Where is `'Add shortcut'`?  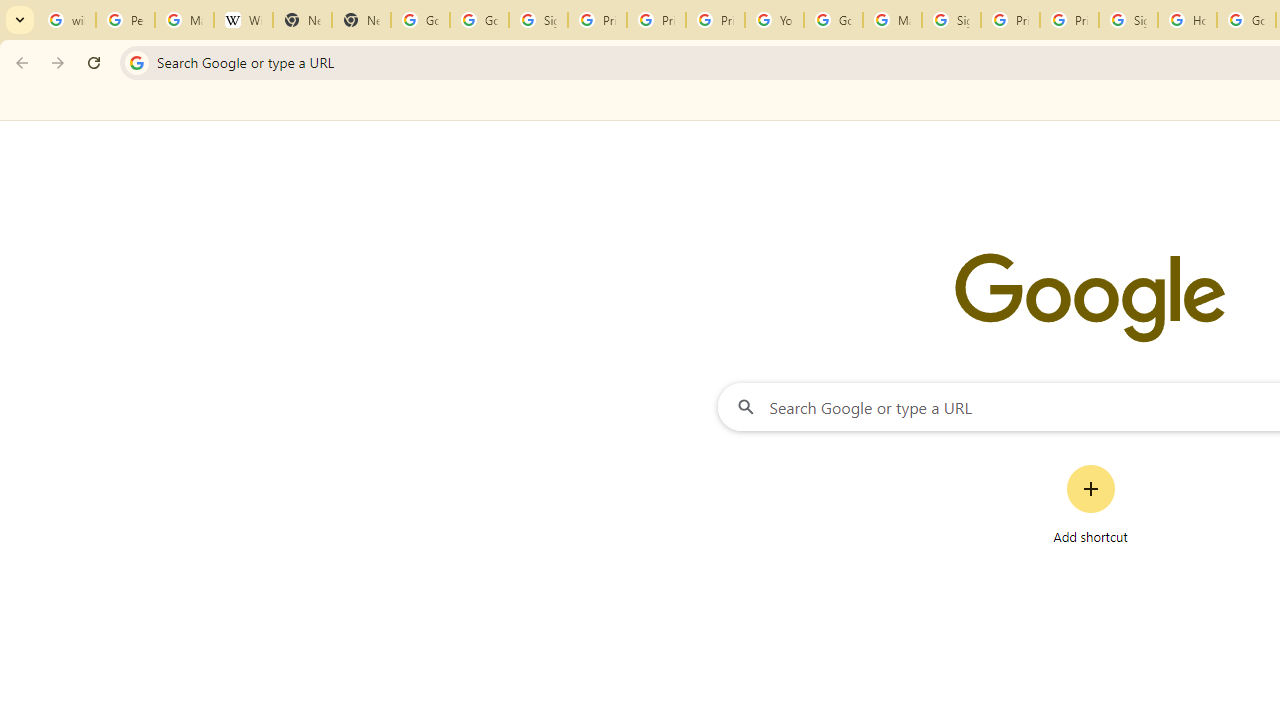 'Add shortcut' is located at coordinates (1089, 504).